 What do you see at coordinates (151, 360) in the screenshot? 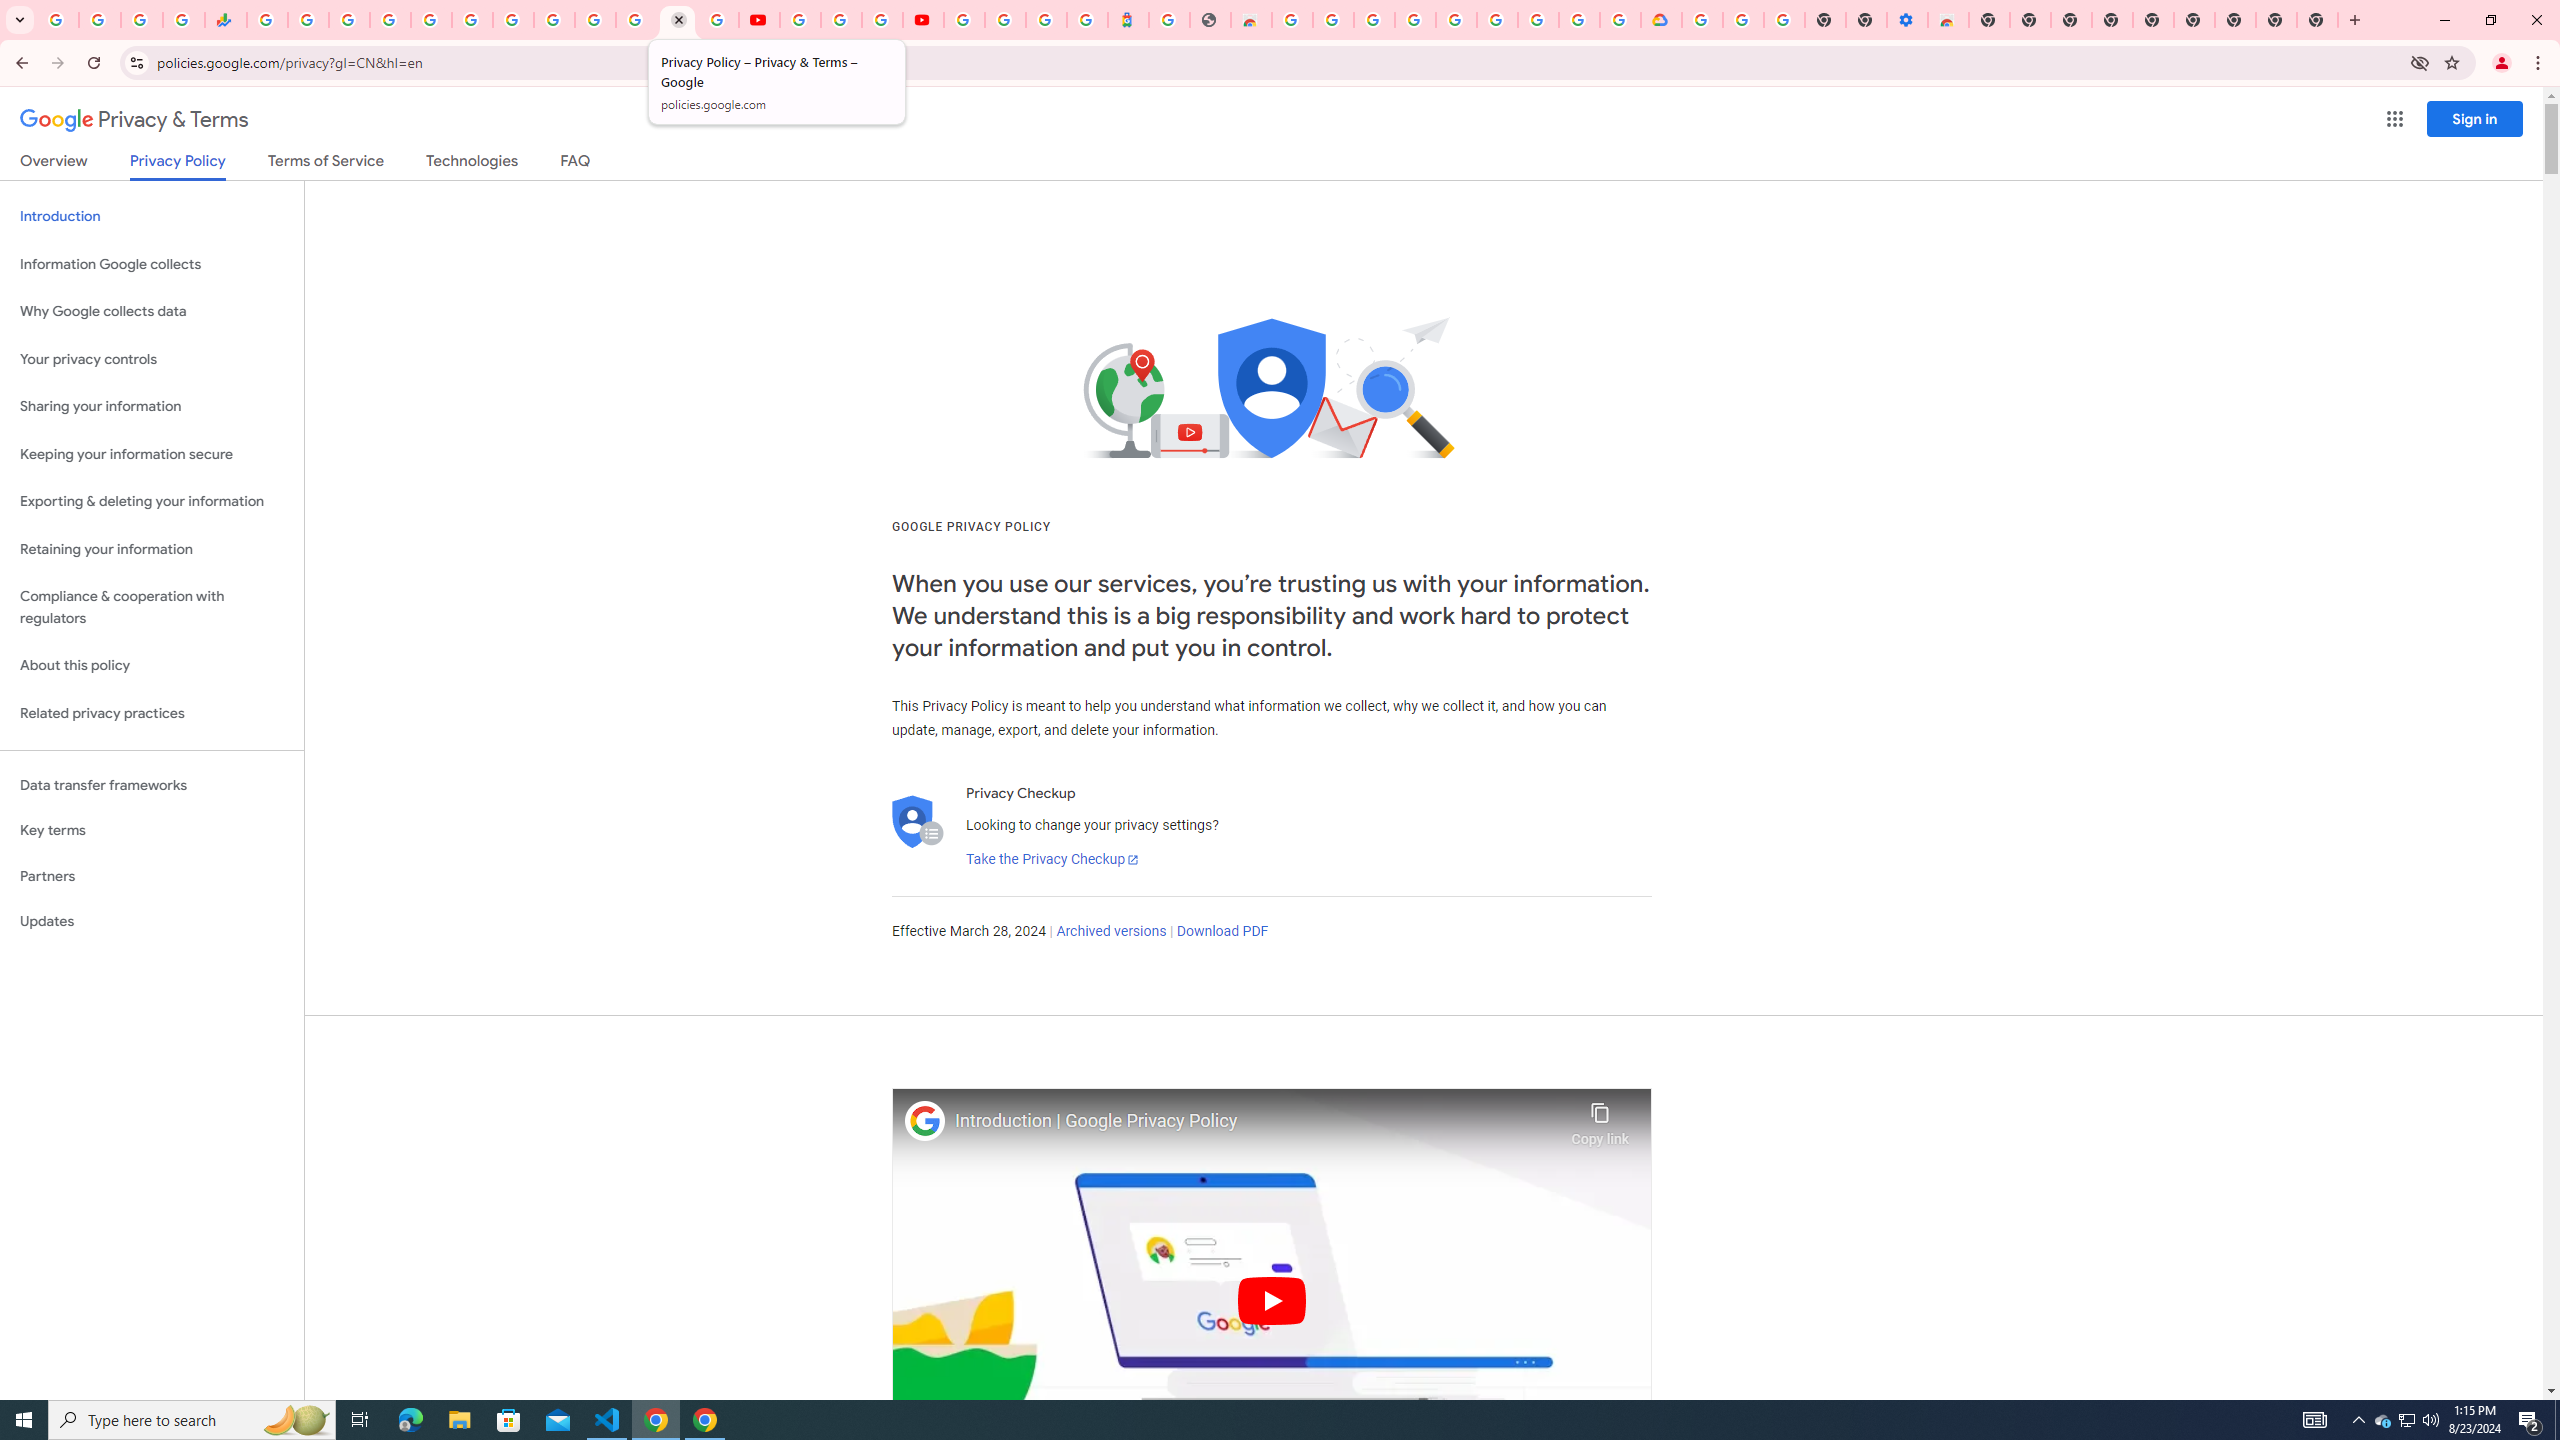
I see `'Your privacy controls'` at bounding box center [151, 360].